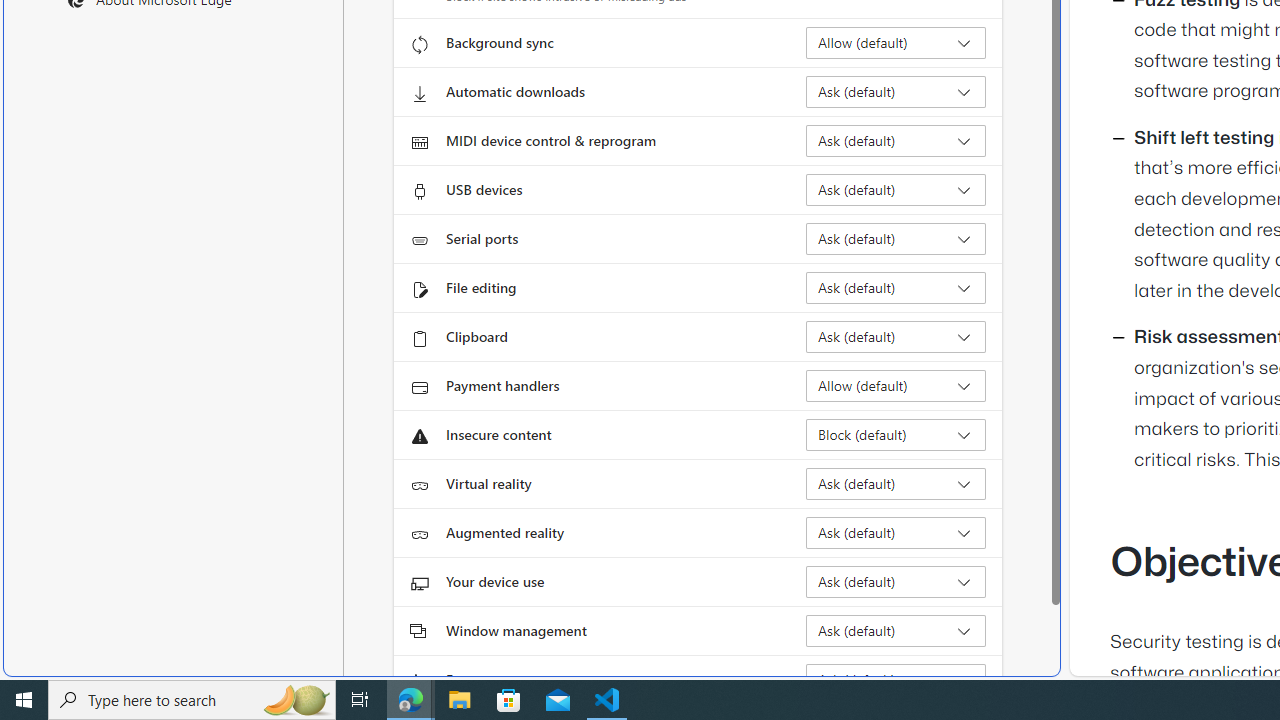 The width and height of the screenshot is (1280, 720). Describe the element at coordinates (895, 92) in the screenshot. I see `'Automatic downloads Ask (default)'` at that location.